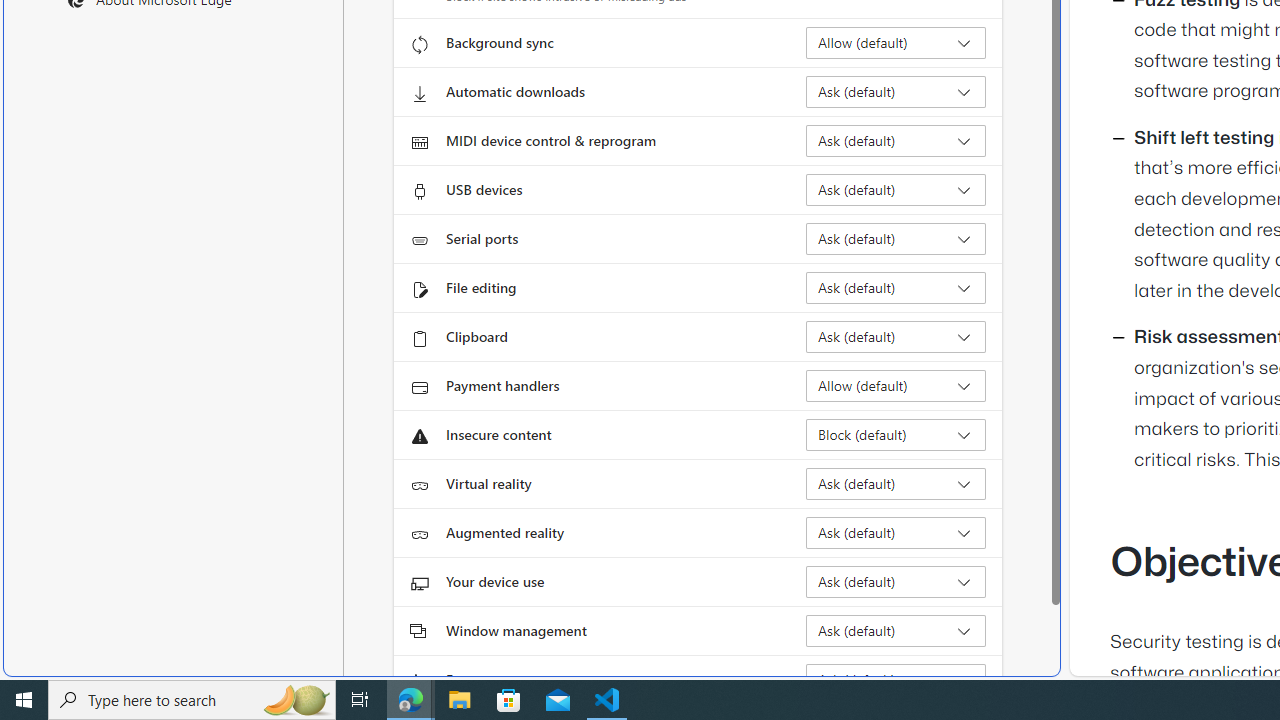 The width and height of the screenshot is (1280, 720). Describe the element at coordinates (895, 92) in the screenshot. I see `'Automatic downloads Ask (default)'` at that location.